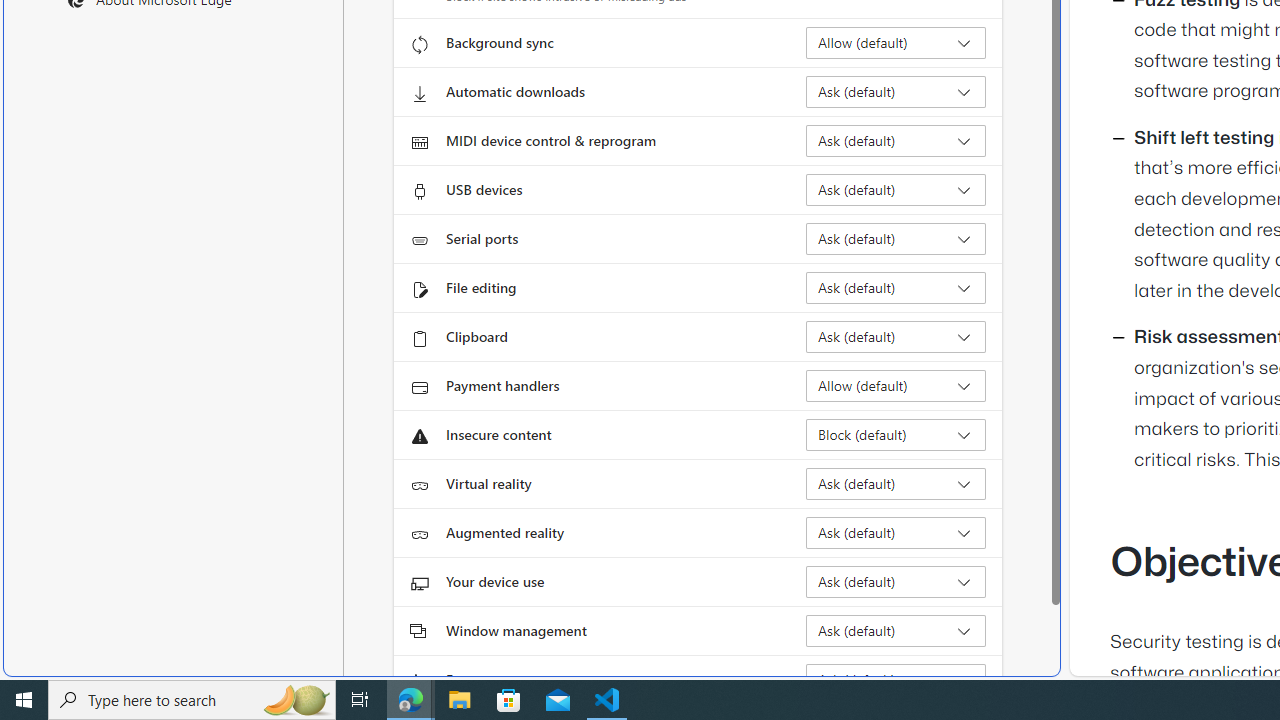 The width and height of the screenshot is (1280, 720). Describe the element at coordinates (895, 92) in the screenshot. I see `'Automatic downloads Ask (default)'` at that location.